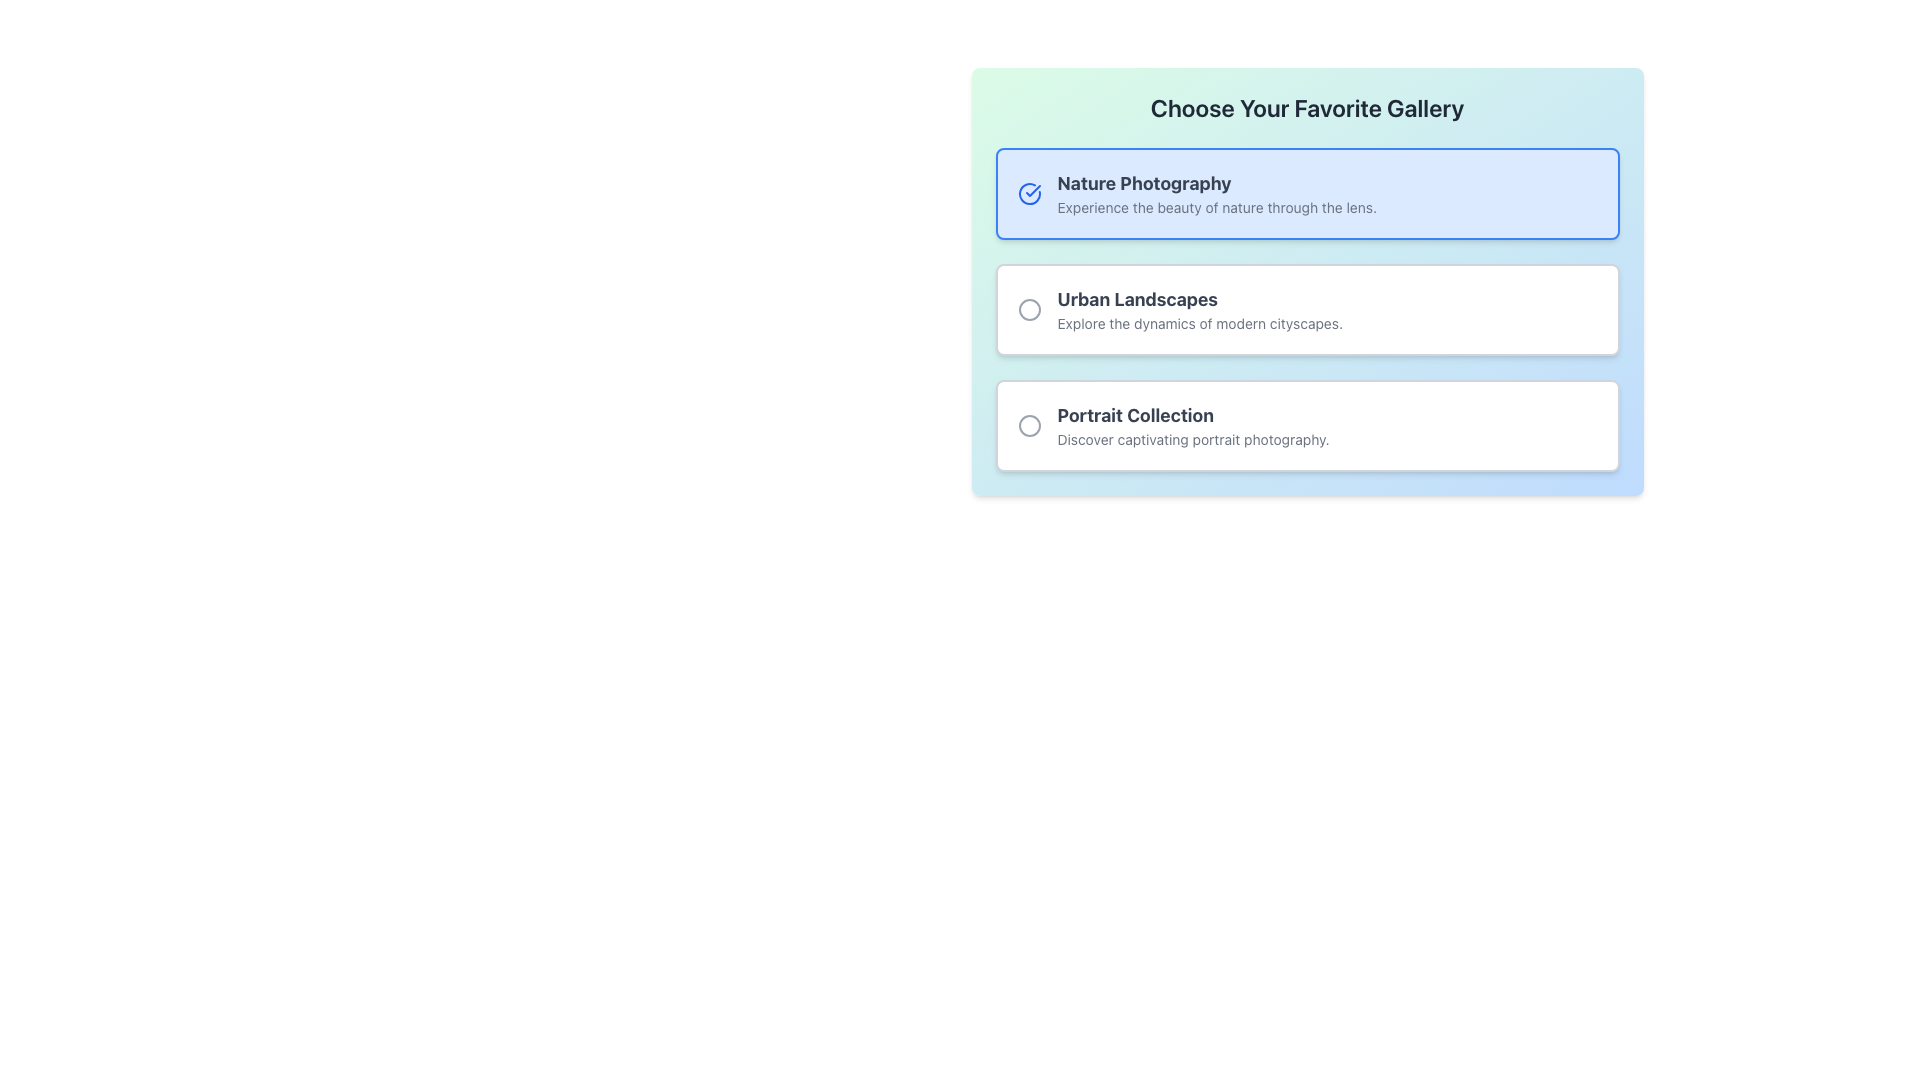 Image resolution: width=1920 pixels, height=1080 pixels. Describe the element at coordinates (1200, 323) in the screenshot. I see `text block containing 'Explore the dynamics of modern cityscapes.' located below the title 'Urban Landscapes' in the second option block` at that location.